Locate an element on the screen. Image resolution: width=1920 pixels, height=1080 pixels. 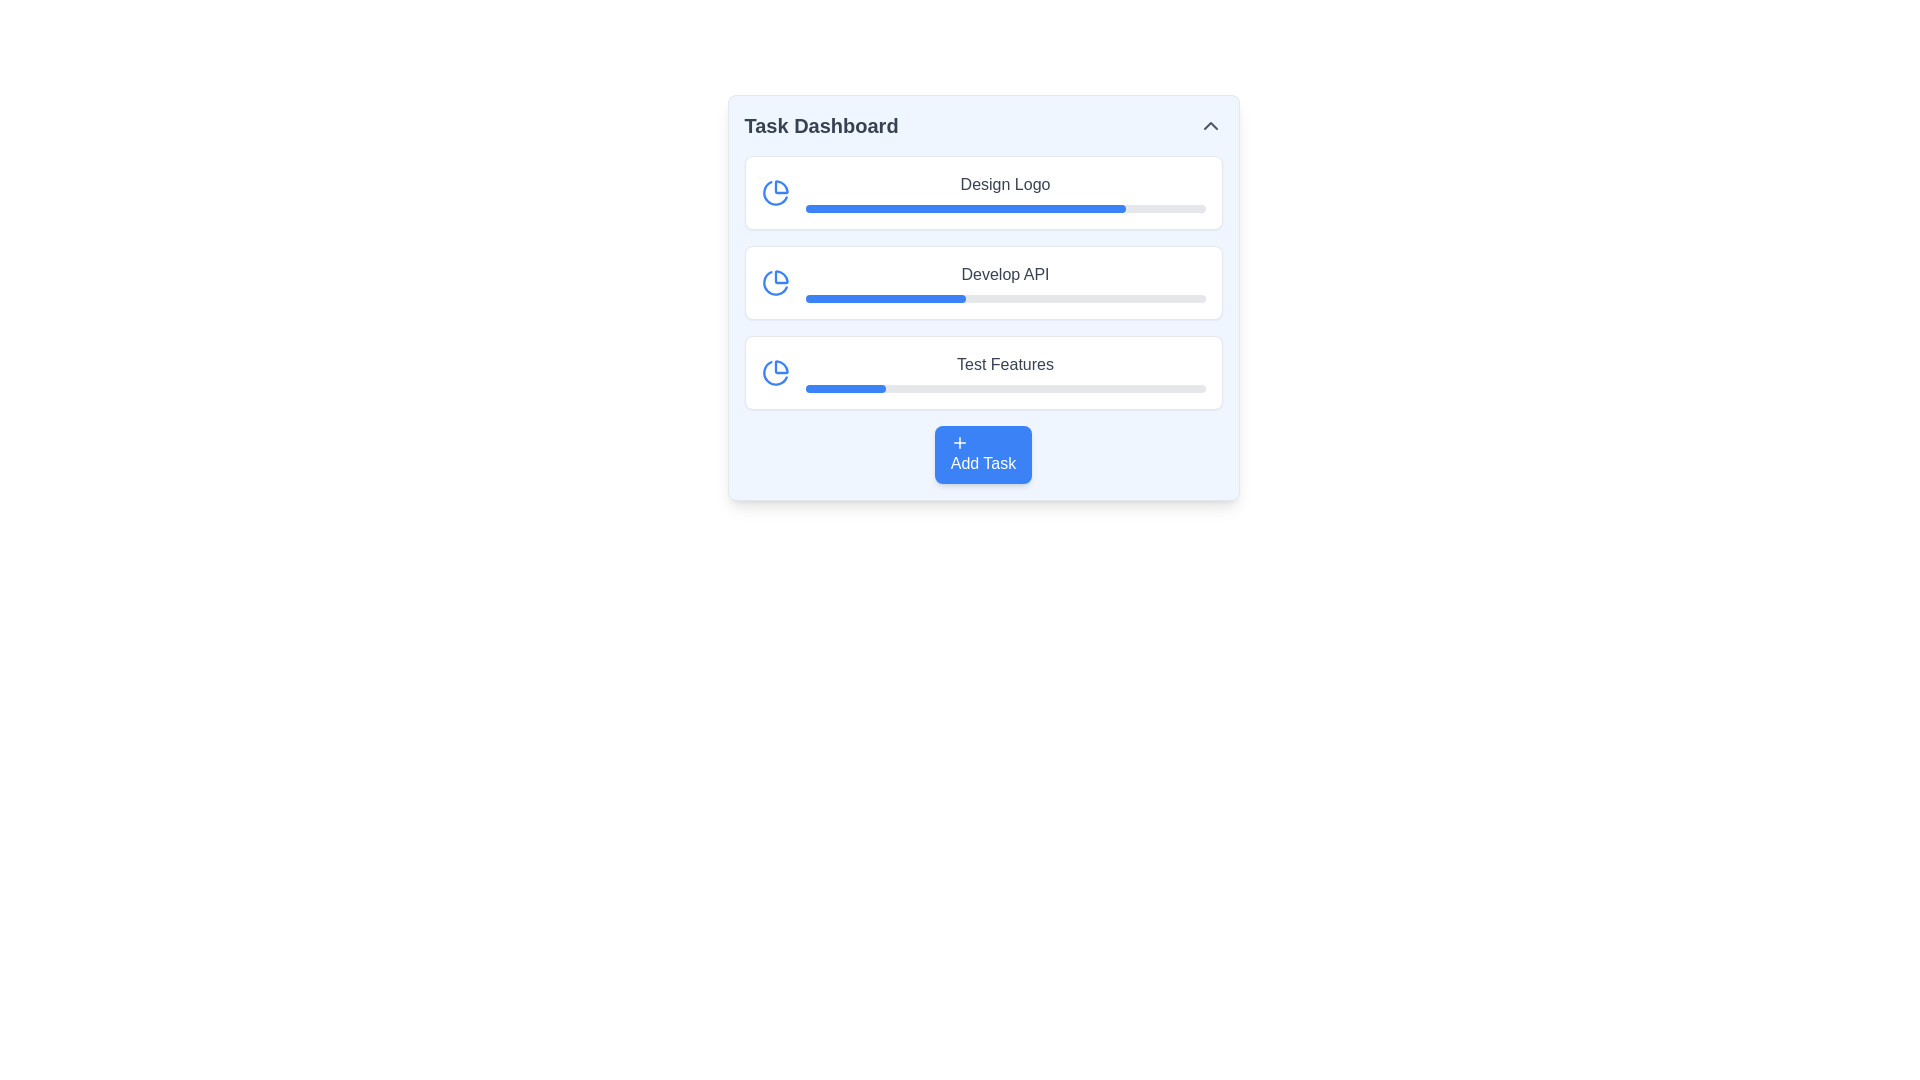
the Progress Bar indicating 40% completion for the task 'Develop API' in the Task Dashboard interface is located at coordinates (884, 299).